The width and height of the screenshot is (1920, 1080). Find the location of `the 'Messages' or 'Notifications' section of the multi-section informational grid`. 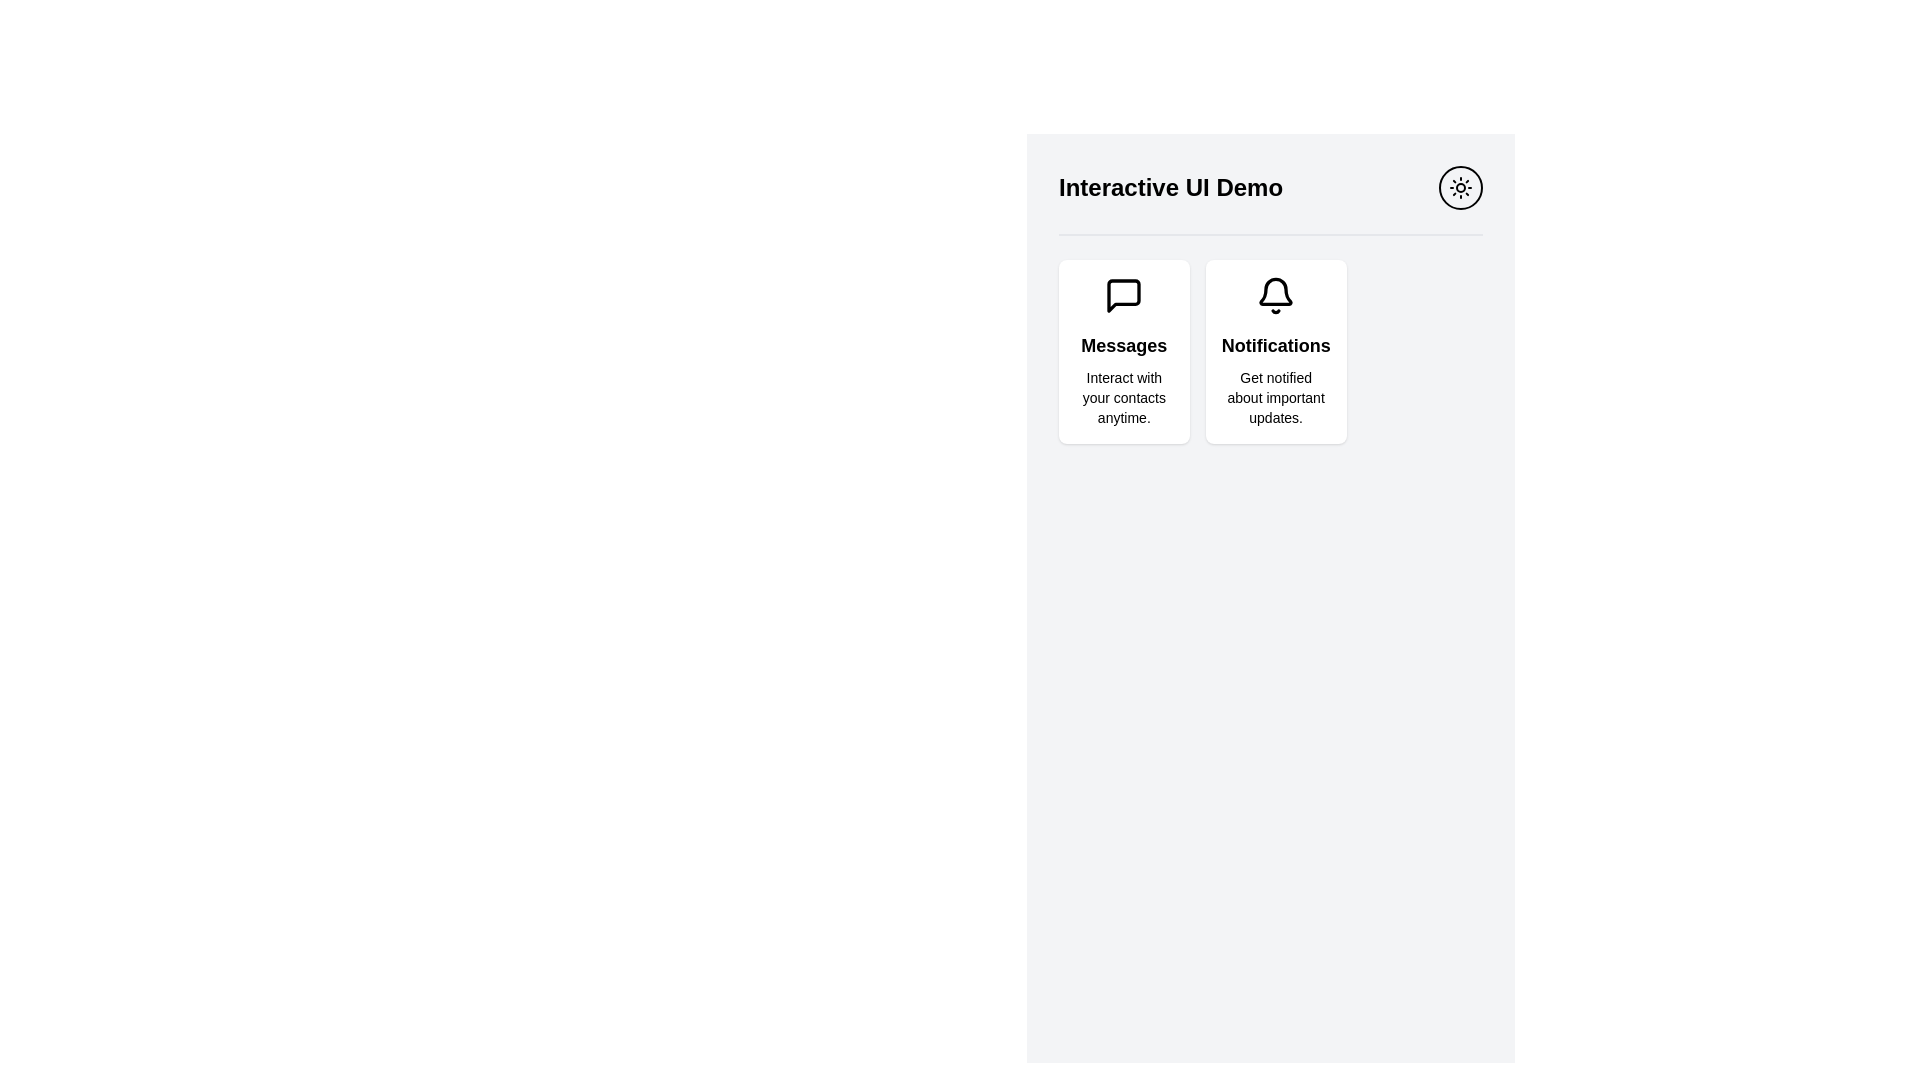

the 'Messages' or 'Notifications' section of the multi-section informational grid is located at coordinates (1270, 350).